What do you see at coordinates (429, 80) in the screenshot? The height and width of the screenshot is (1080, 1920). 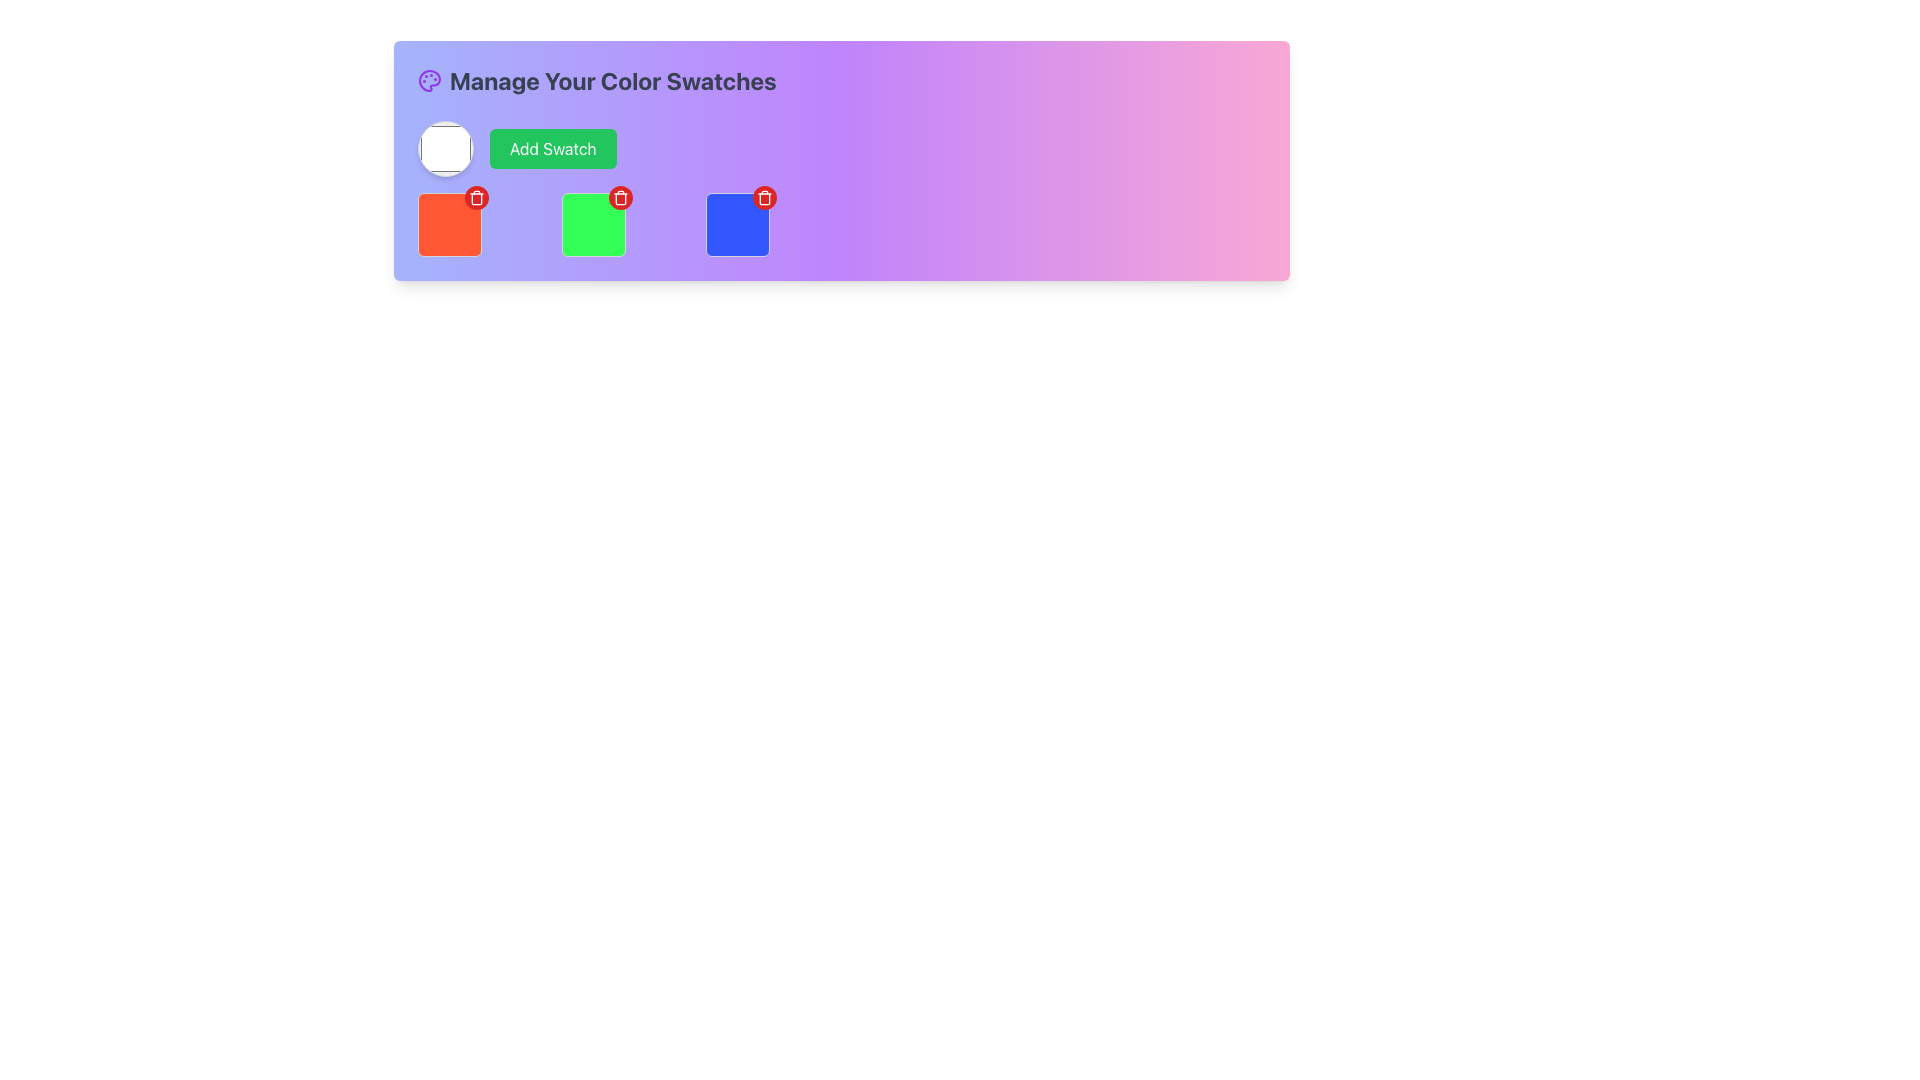 I see `the color management icon located at the top-left corner of the 'Manage Your Color Swatches' bar` at bounding box center [429, 80].